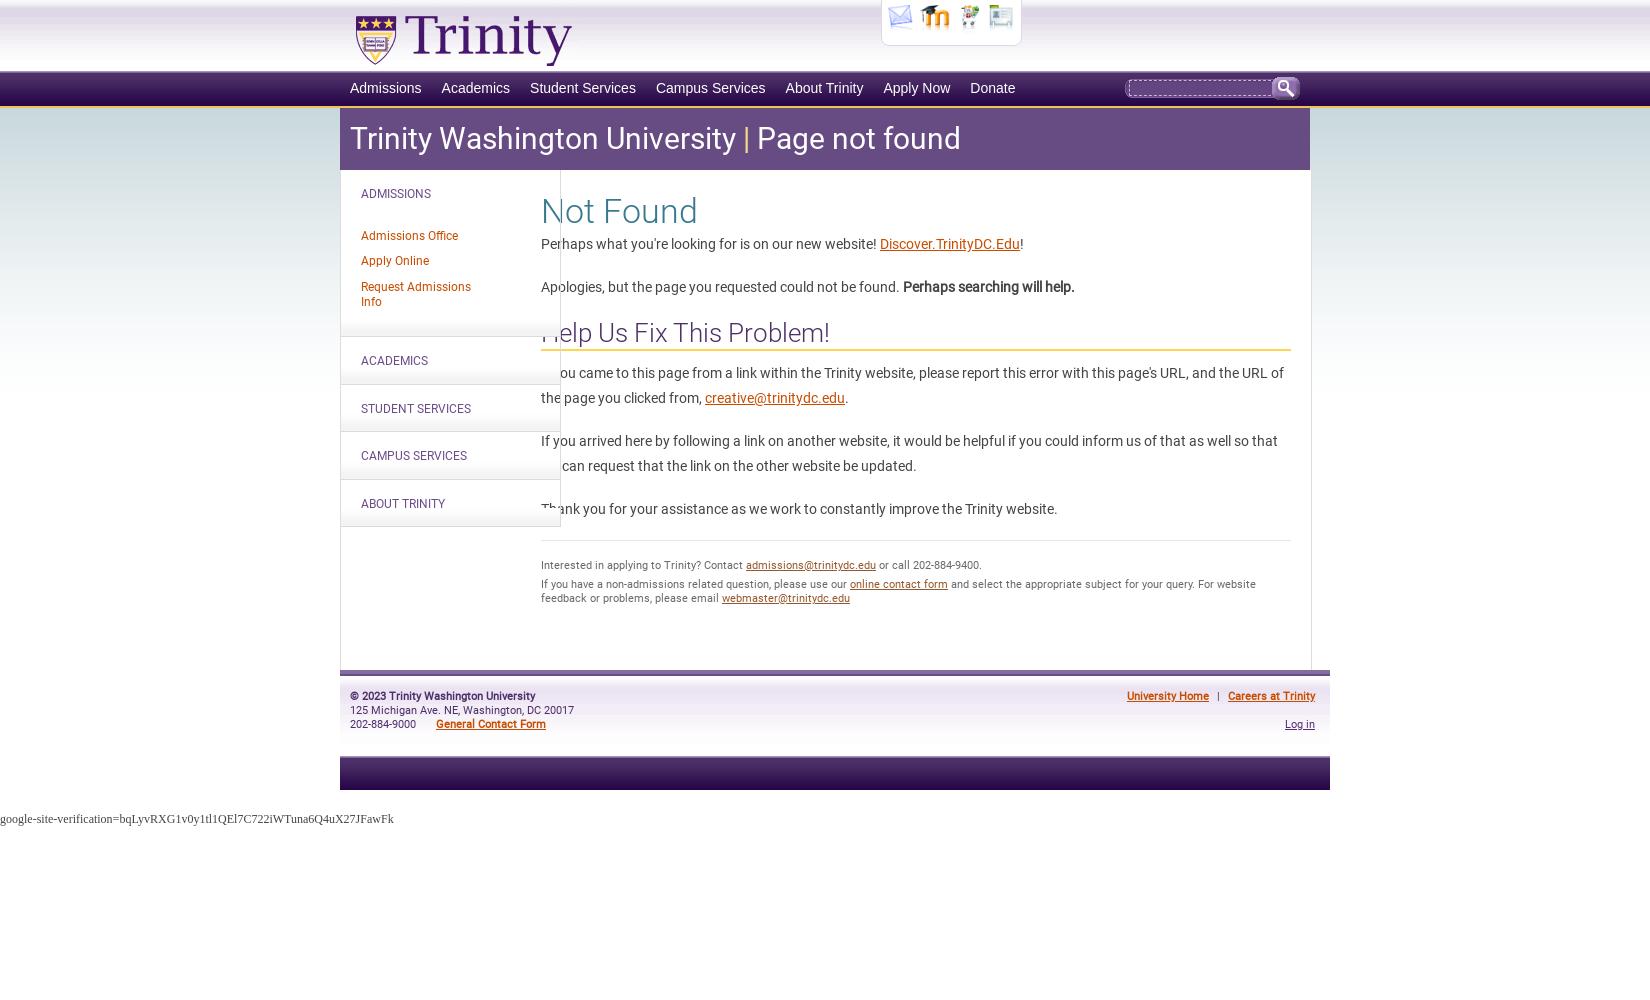 This screenshot has width=1650, height=1000. What do you see at coordinates (709, 243) in the screenshot?
I see `'Perhaps what you're looking for is on our new website!'` at bounding box center [709, 243].